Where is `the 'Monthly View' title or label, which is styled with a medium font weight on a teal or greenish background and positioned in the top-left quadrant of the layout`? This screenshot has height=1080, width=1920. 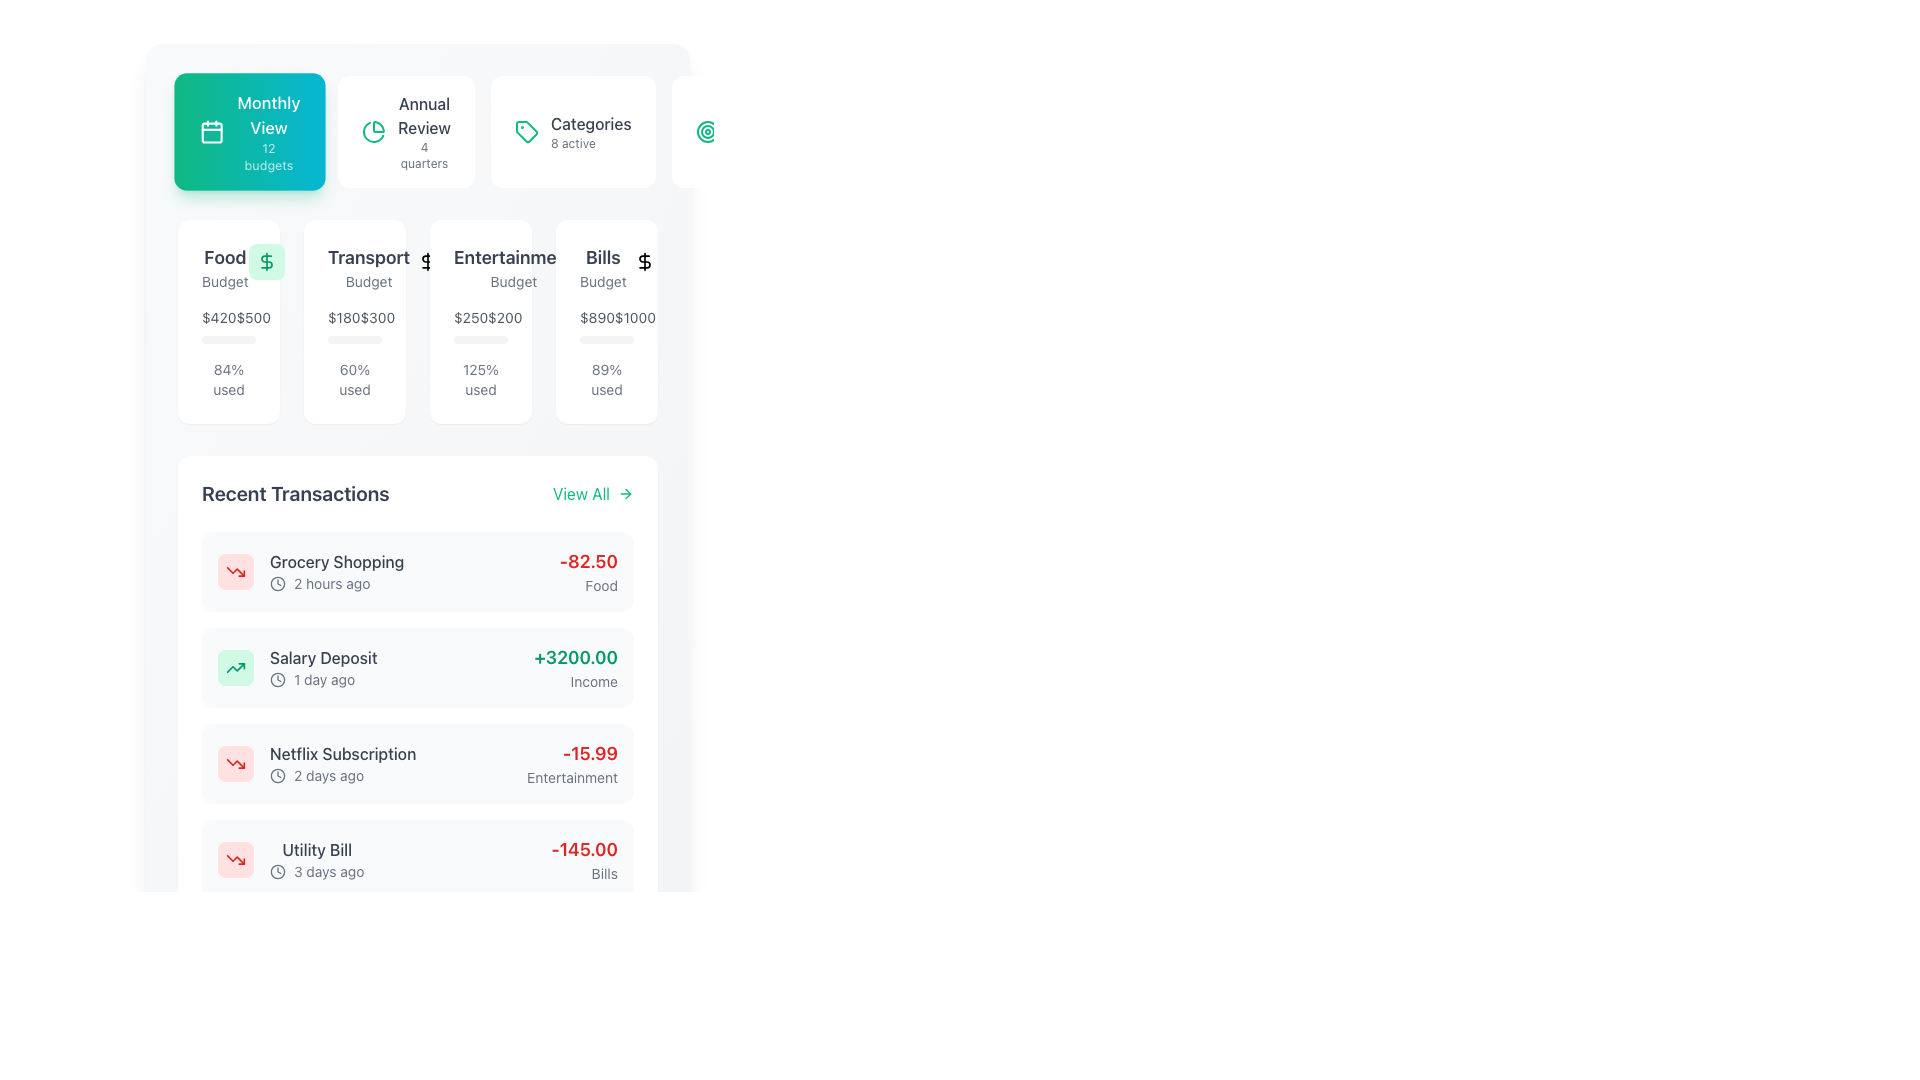 the 'Monthly View' title or label, which is styled with a medium font weight on a teal or greenish background and positioned in the top-left quadrant of the layout is located at coordinates (267, 115).